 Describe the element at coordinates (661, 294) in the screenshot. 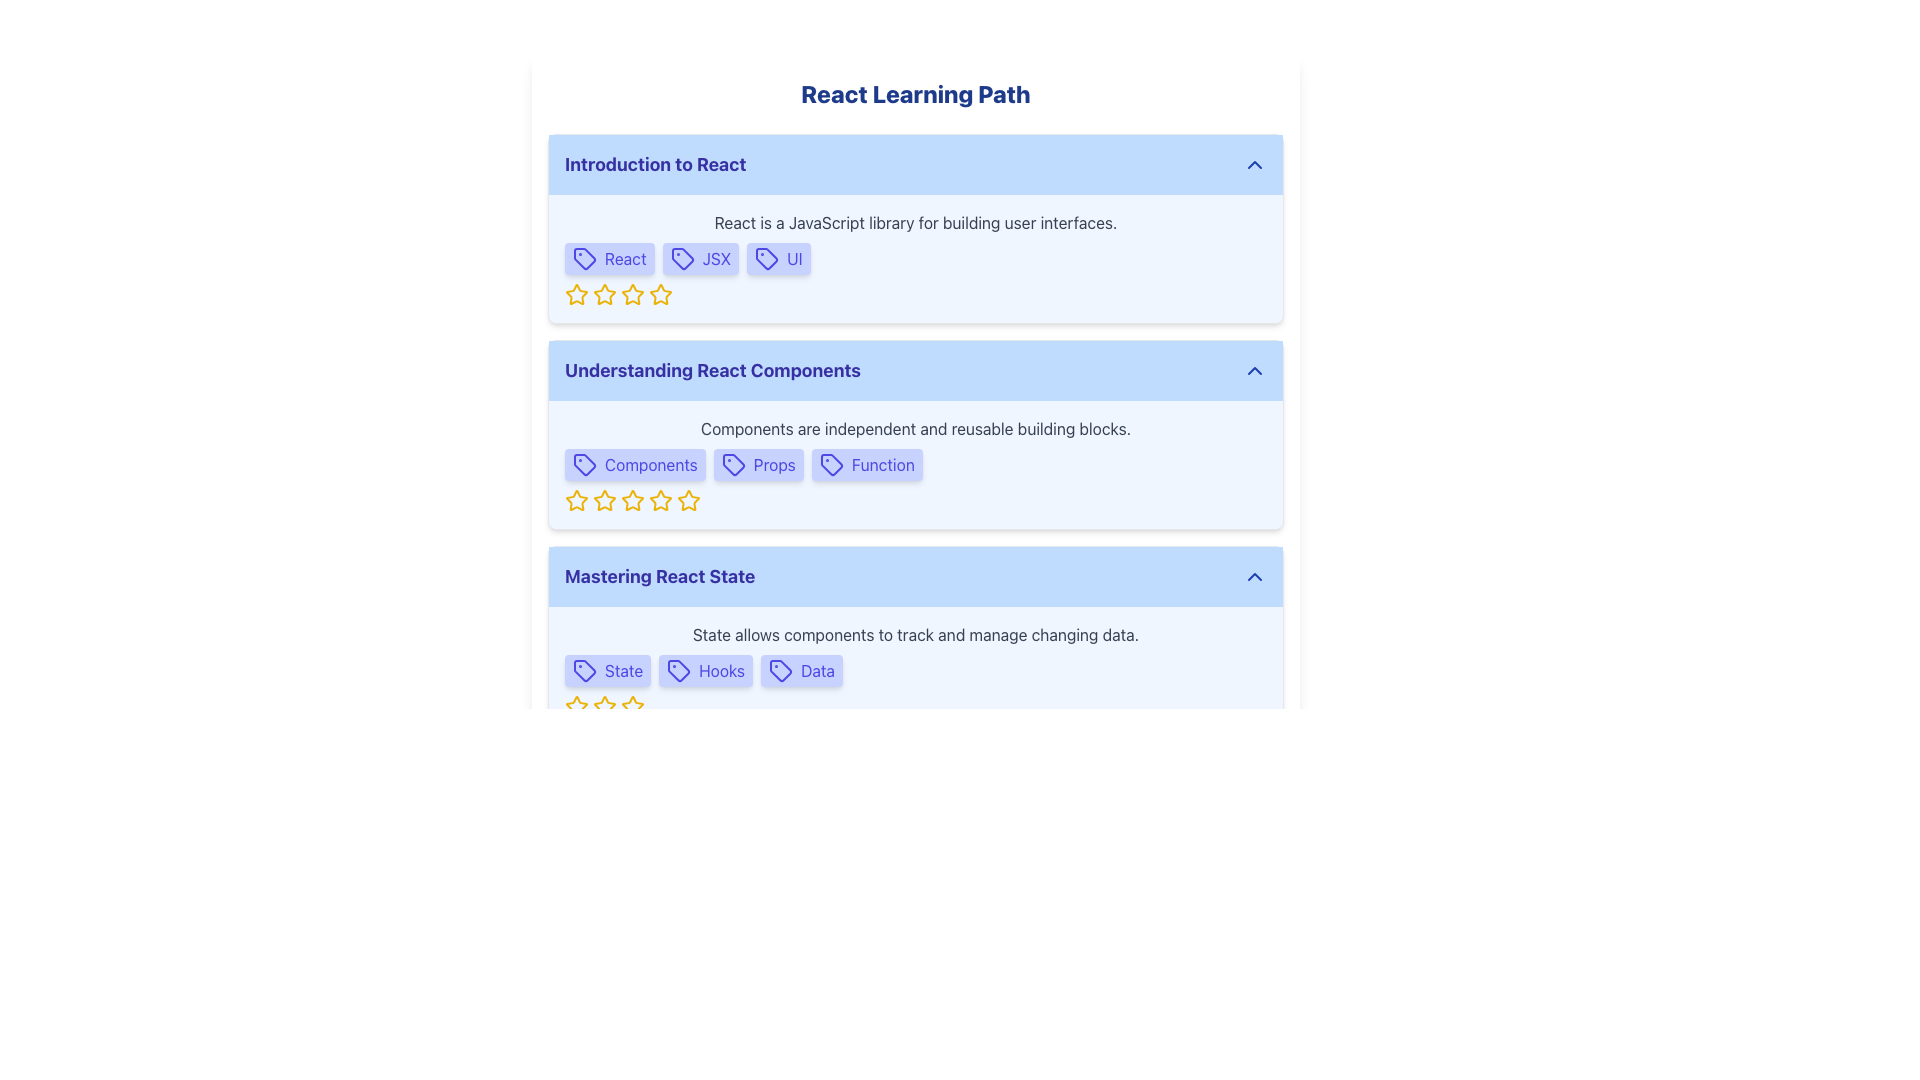

I see `the second star-shaped yellow rating indicator icon in the 'Introduction to React' section` at that location.